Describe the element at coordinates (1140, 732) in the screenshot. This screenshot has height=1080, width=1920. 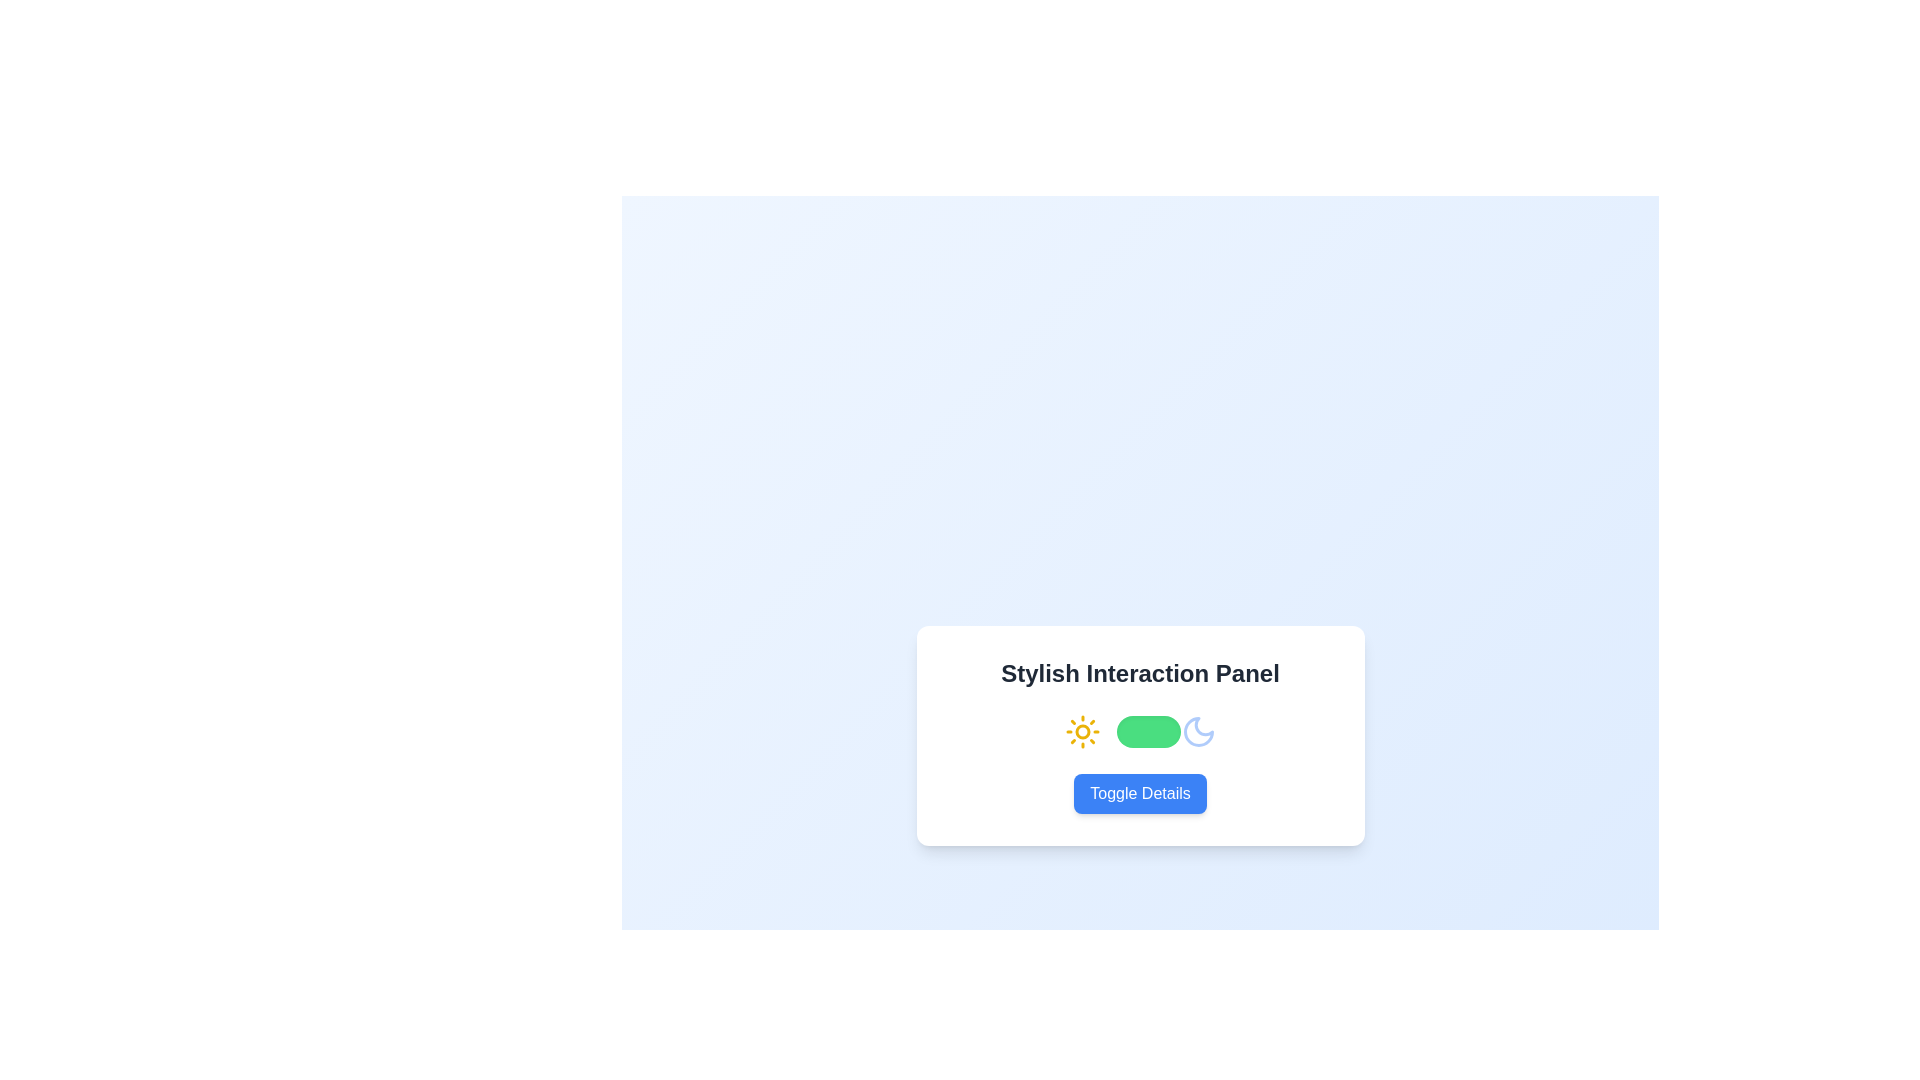
I see `the toggle switch with a green oval background and a white circular thumb` at that location.